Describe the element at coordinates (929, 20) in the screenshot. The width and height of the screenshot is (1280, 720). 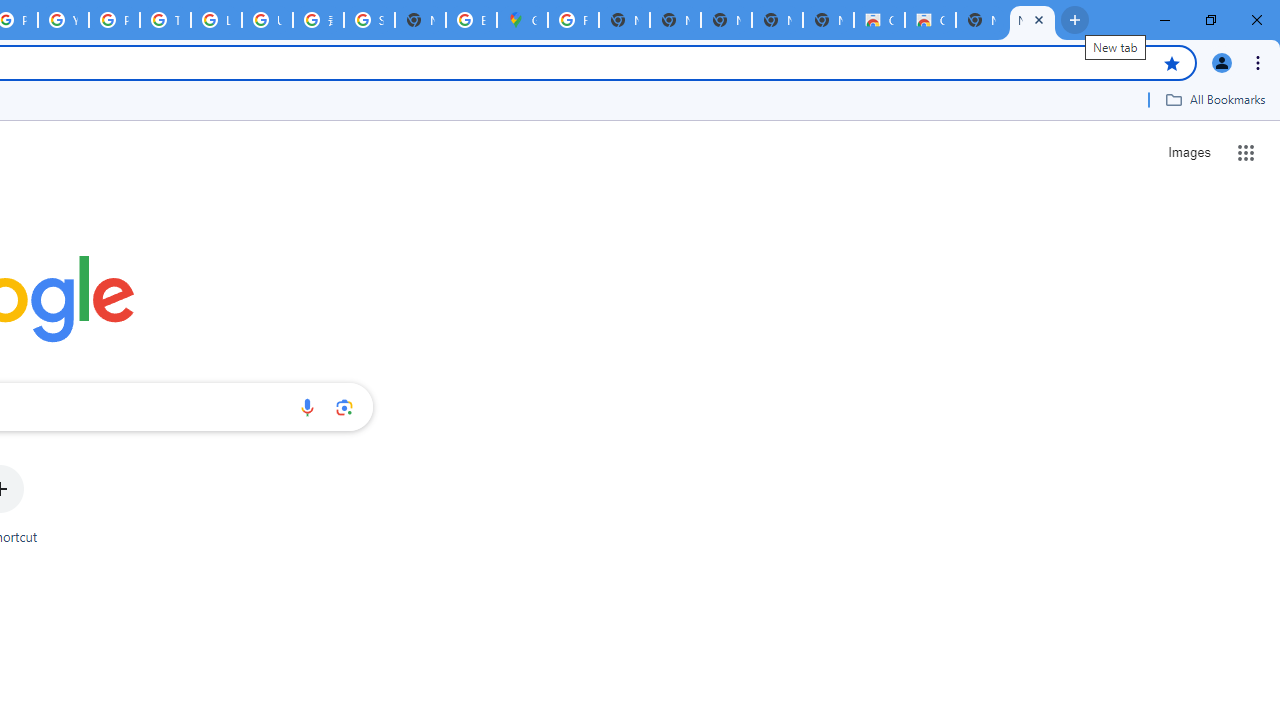
I see `'Classic Blue - Chrome Web Store'` at that location.